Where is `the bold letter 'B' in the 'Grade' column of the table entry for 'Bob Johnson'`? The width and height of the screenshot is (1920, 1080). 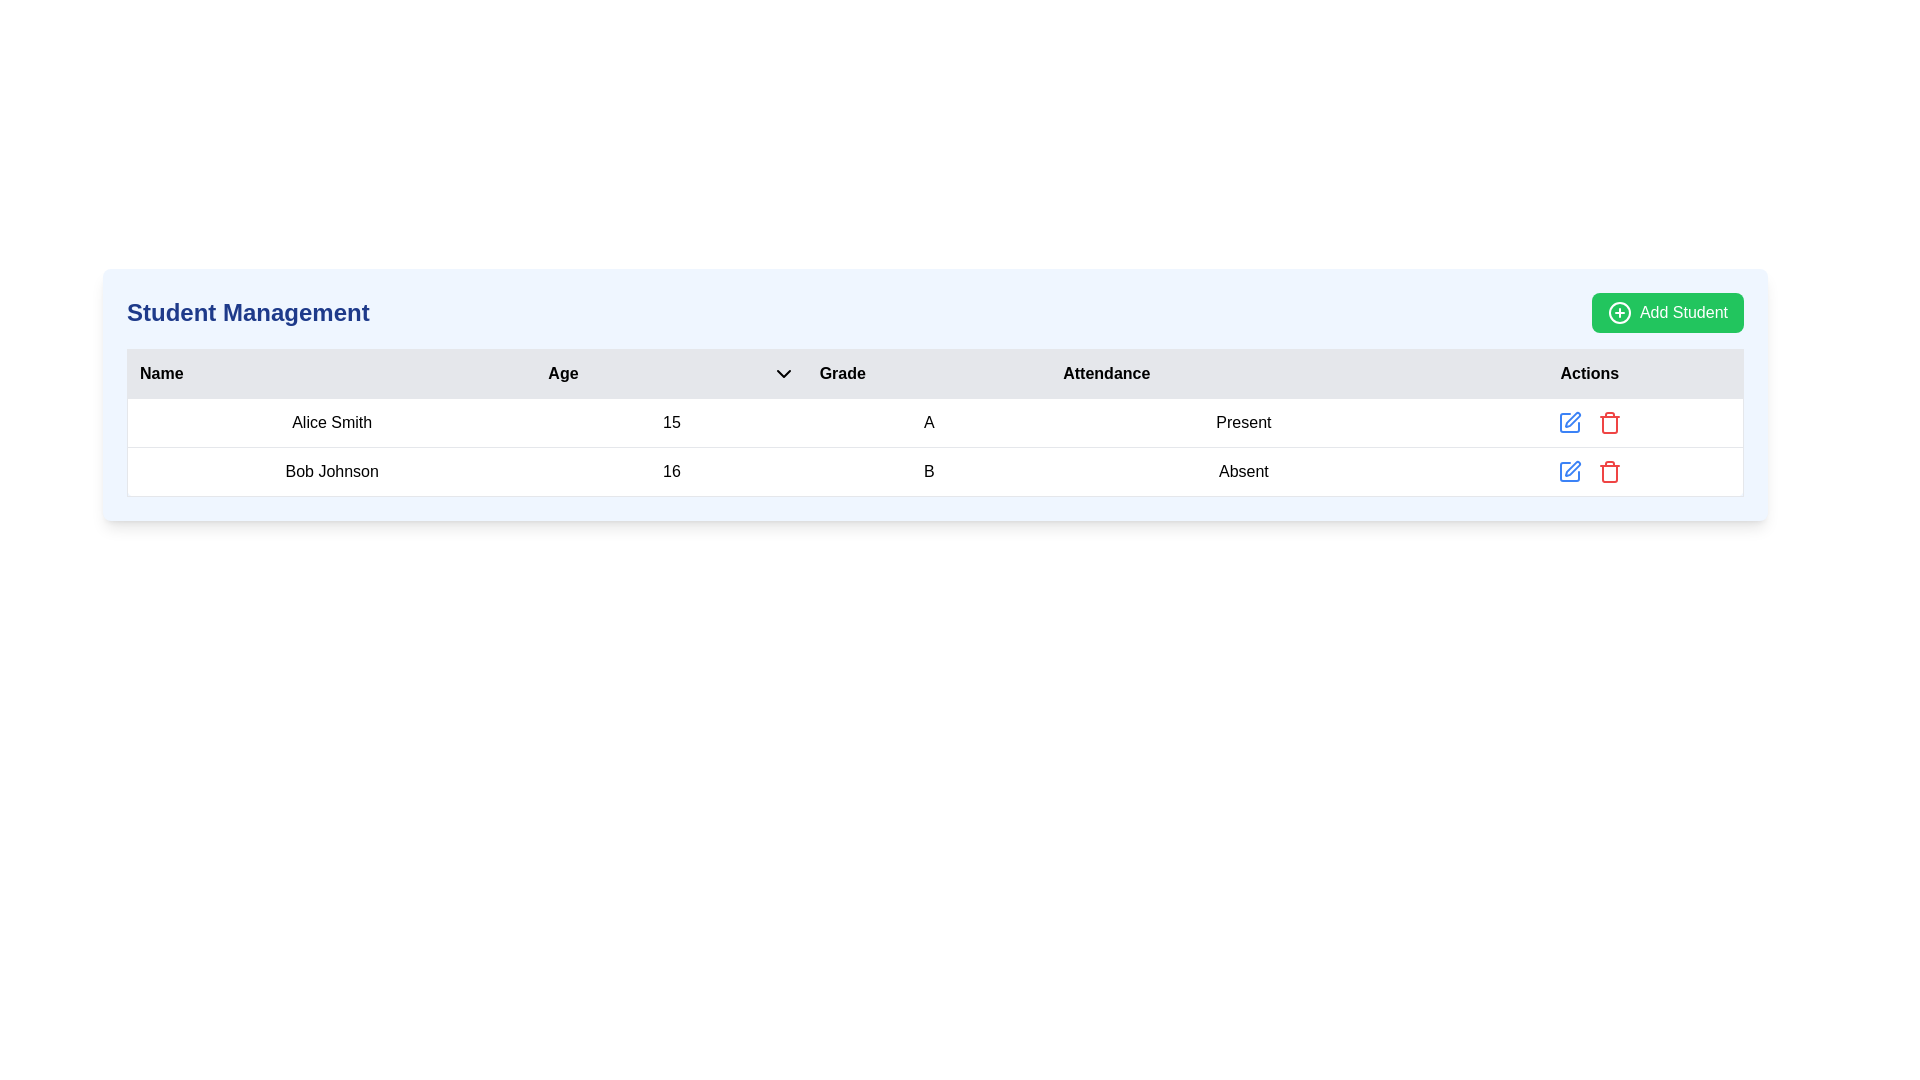
the bold letter 'B' in the 'Grade' column of the table entry for 'Bob Johnson' is located at coordinates (928, 471).